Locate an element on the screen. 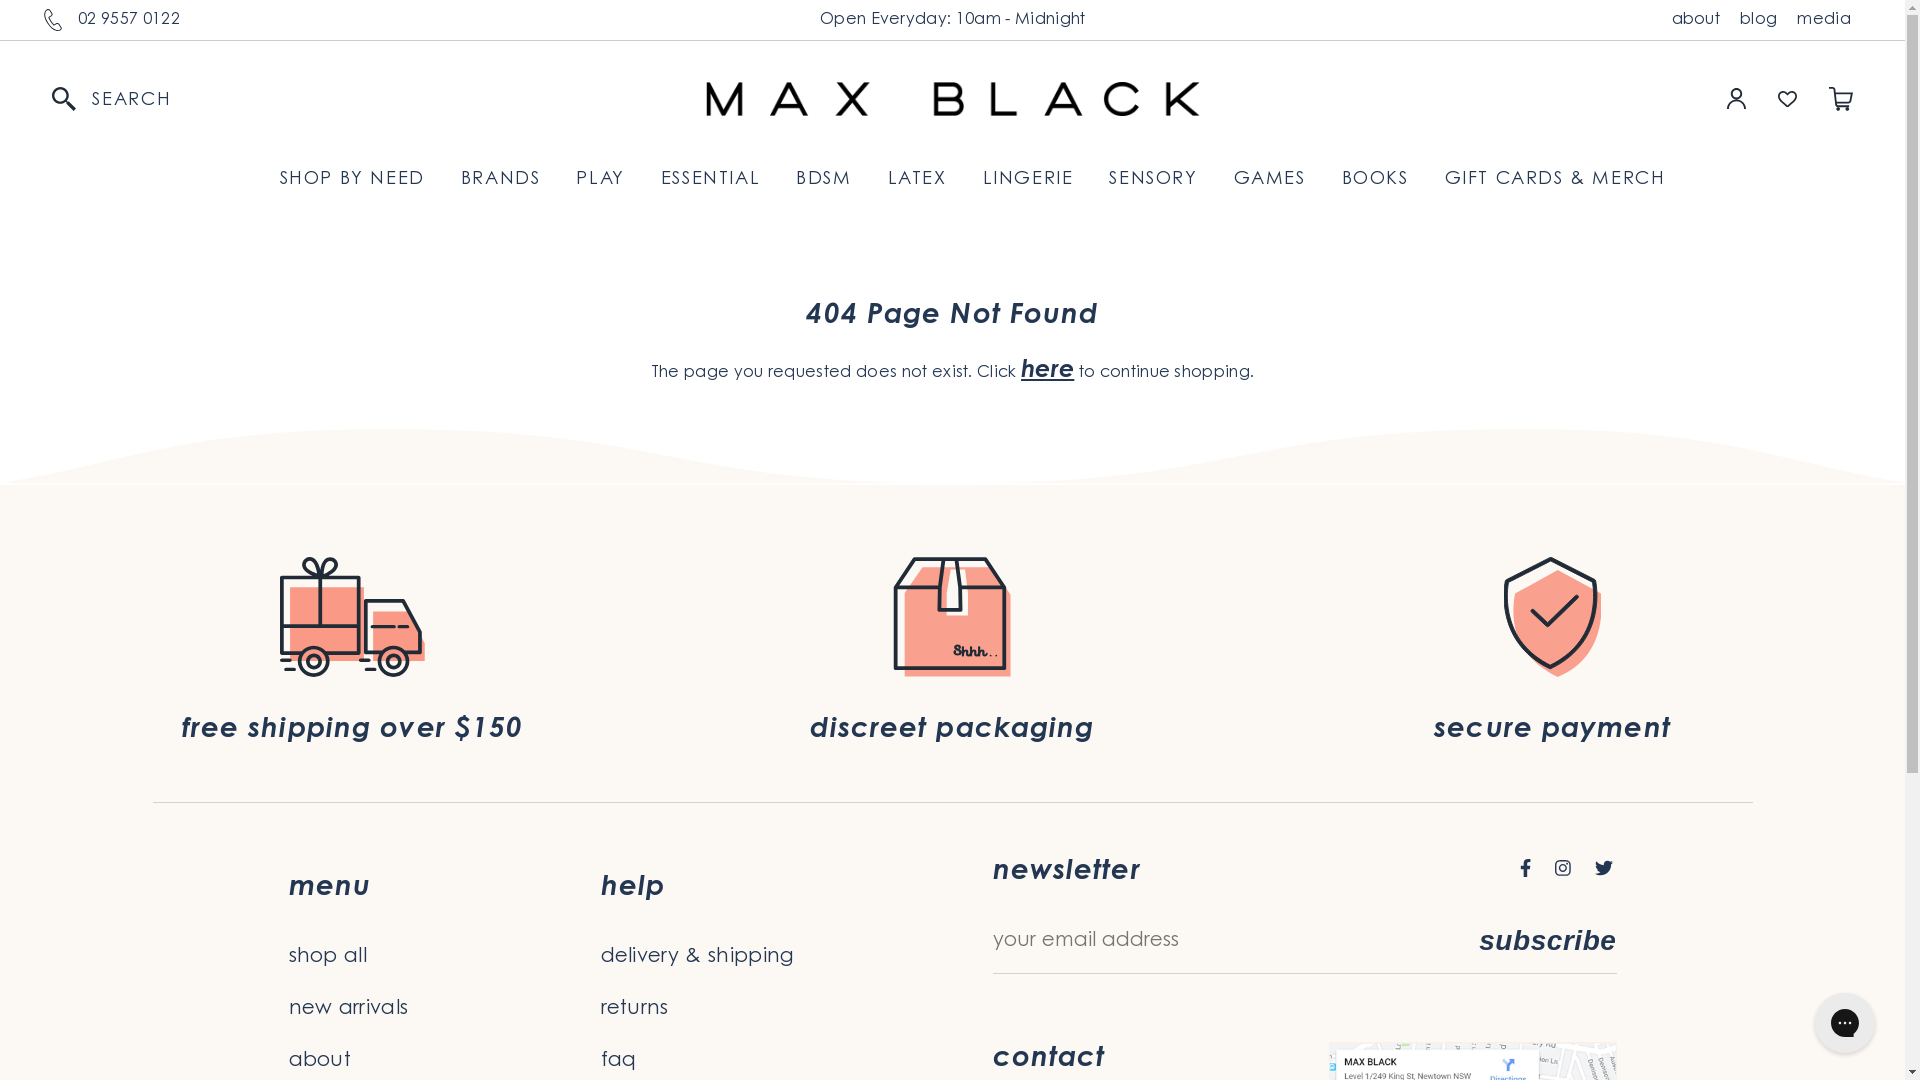  'Gorgias live chat messenger' is located at coordinates (1804, 1022).